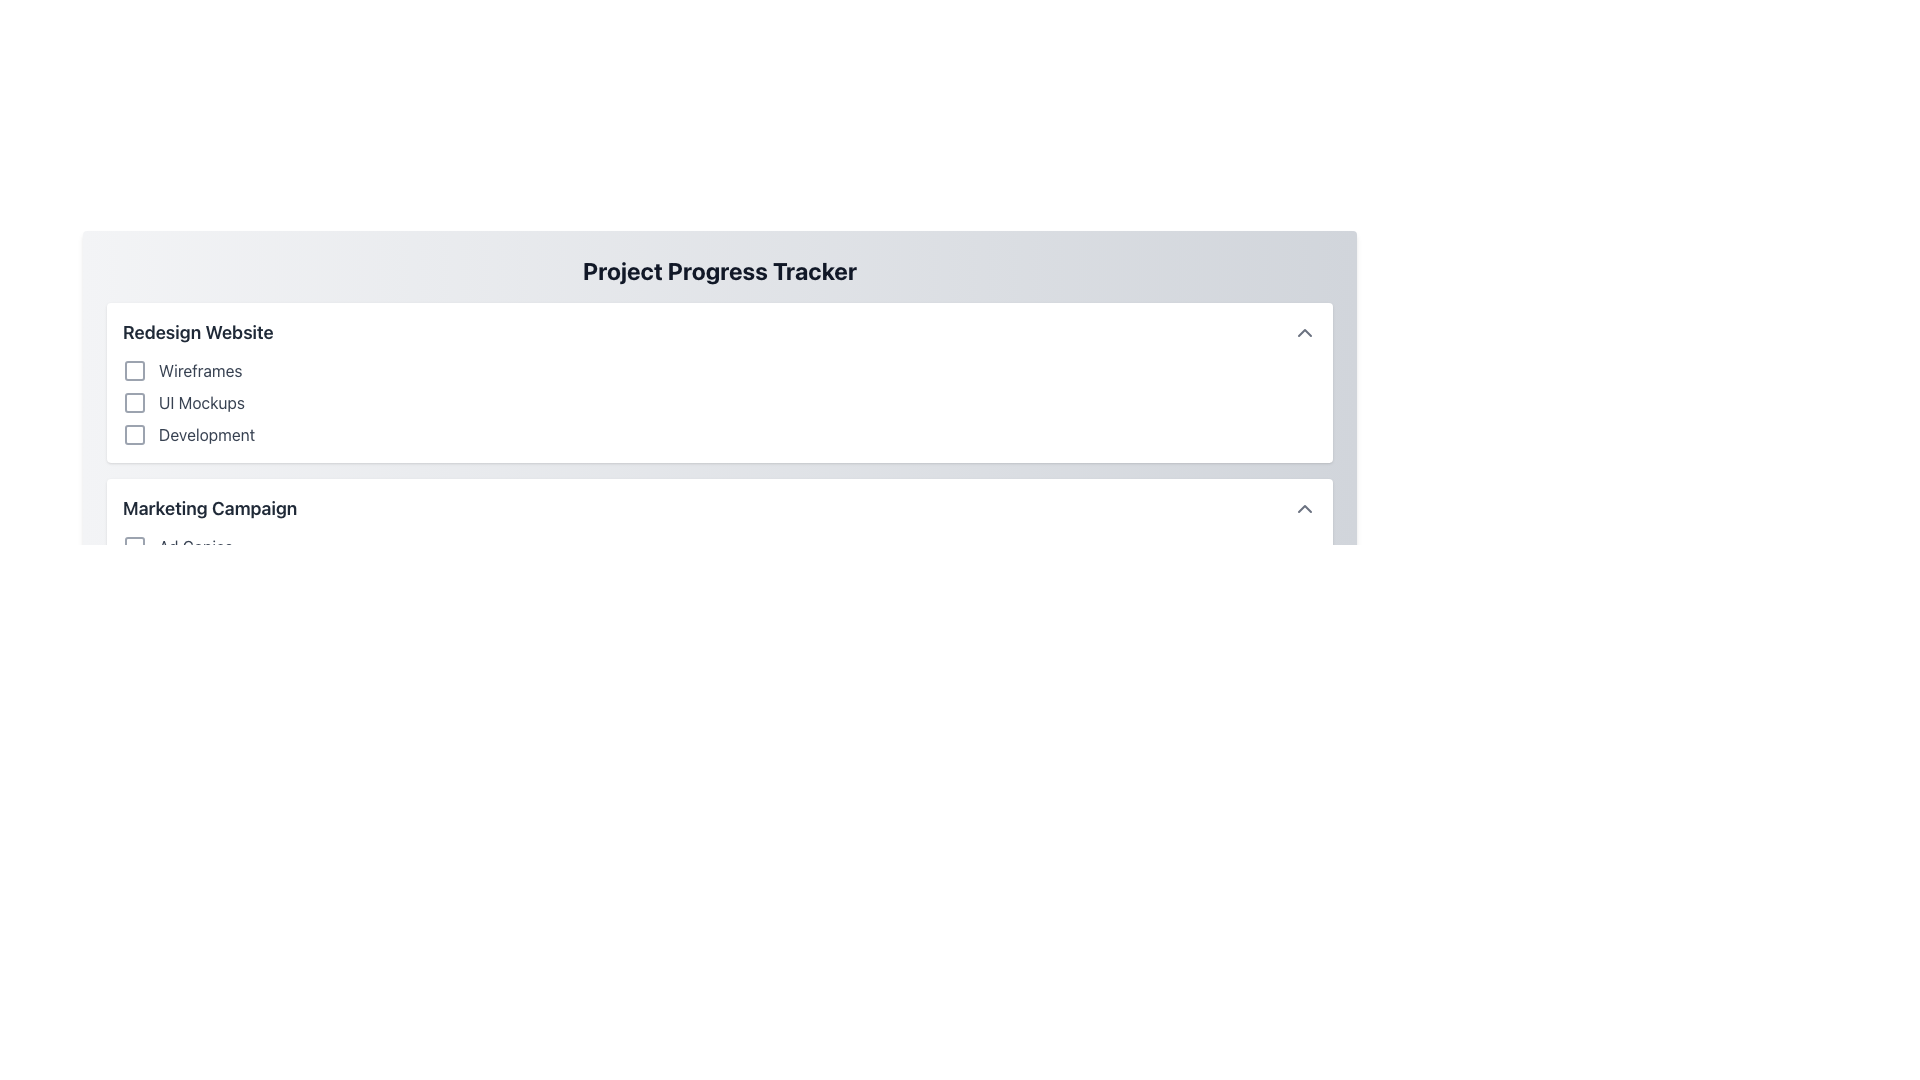 The image size is (1920, 1080). Describe the element at coordinates (133, 434) in the screenshot. I see `the checkbox for the 'Development' task in the 'Redesign Website' section` at that location.